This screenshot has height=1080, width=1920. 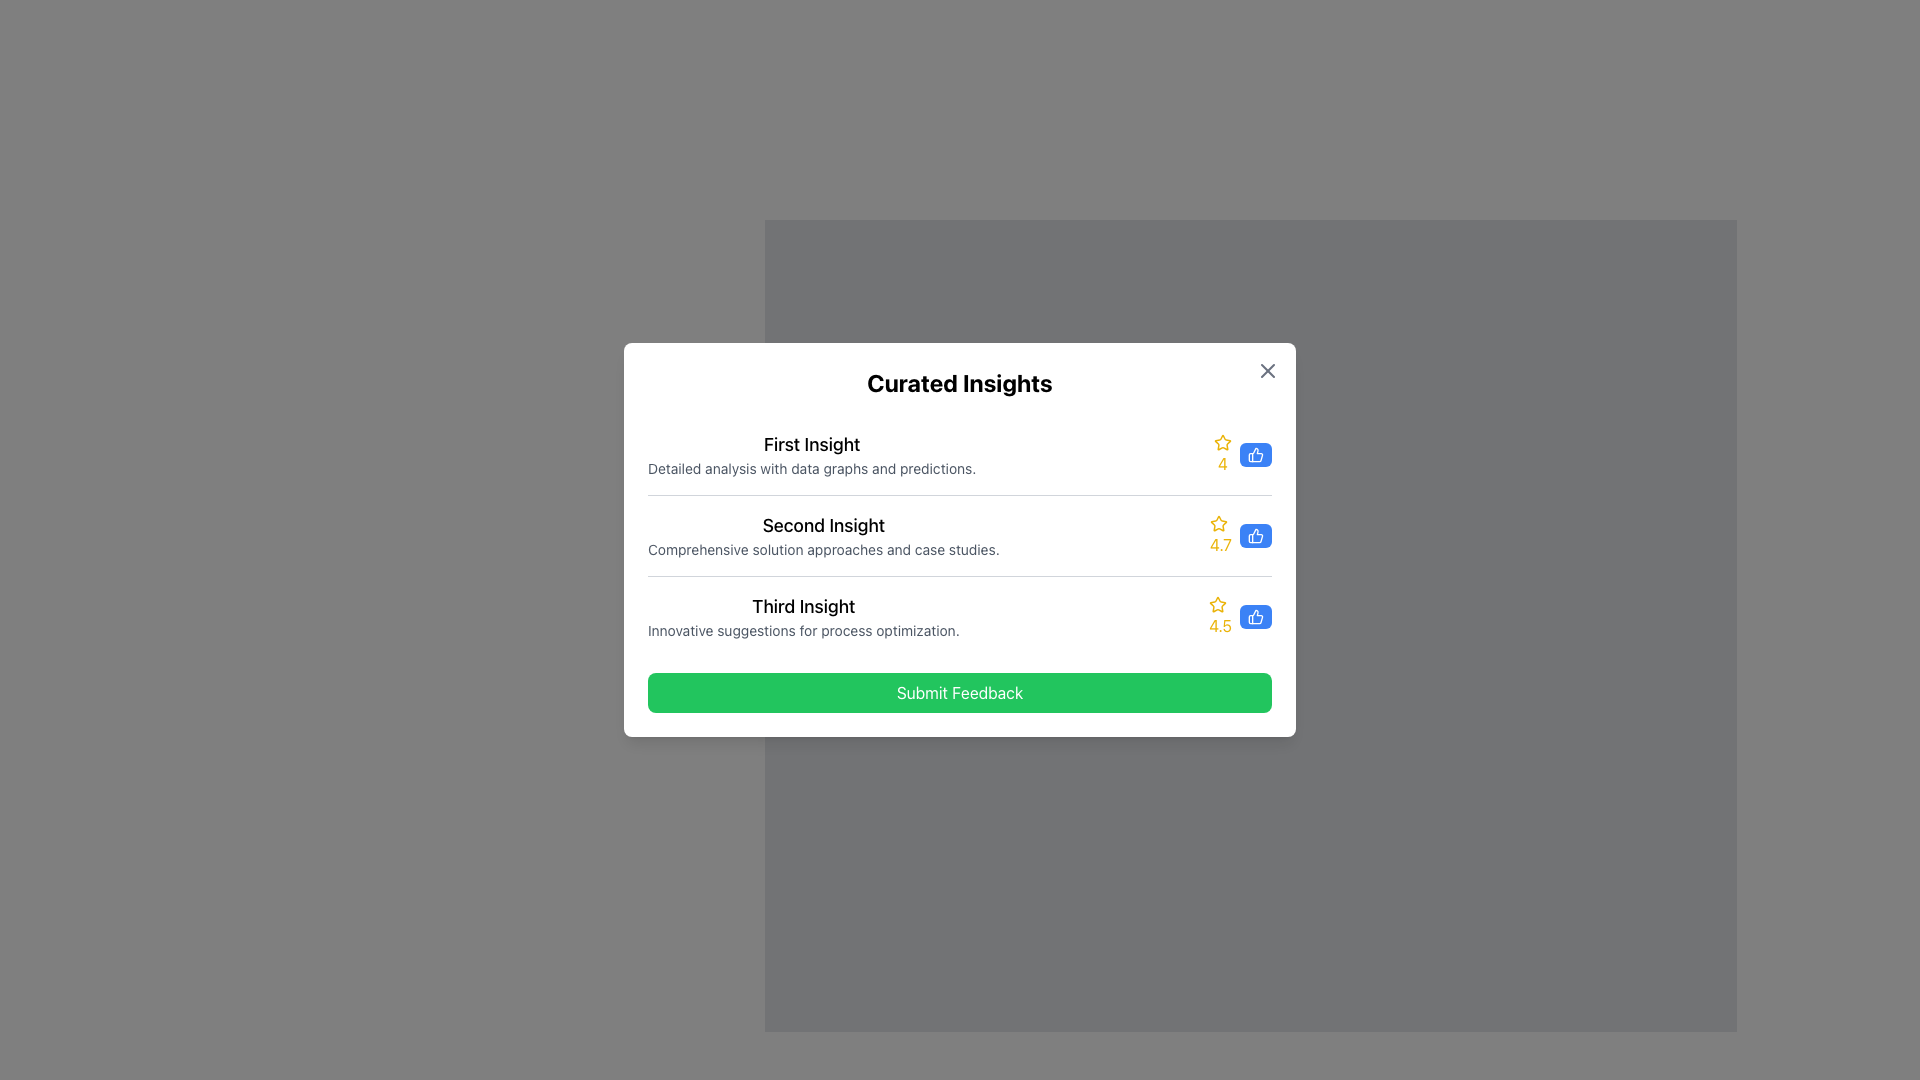 What do you see at coordinates (803, 616) in the screenshot?
I see `the 'Third Insight' text group element, which includes the title styled in bold and larger font and a gray-colored subtitle, centrally located under the second insight element` at bounding box center [803, 616].